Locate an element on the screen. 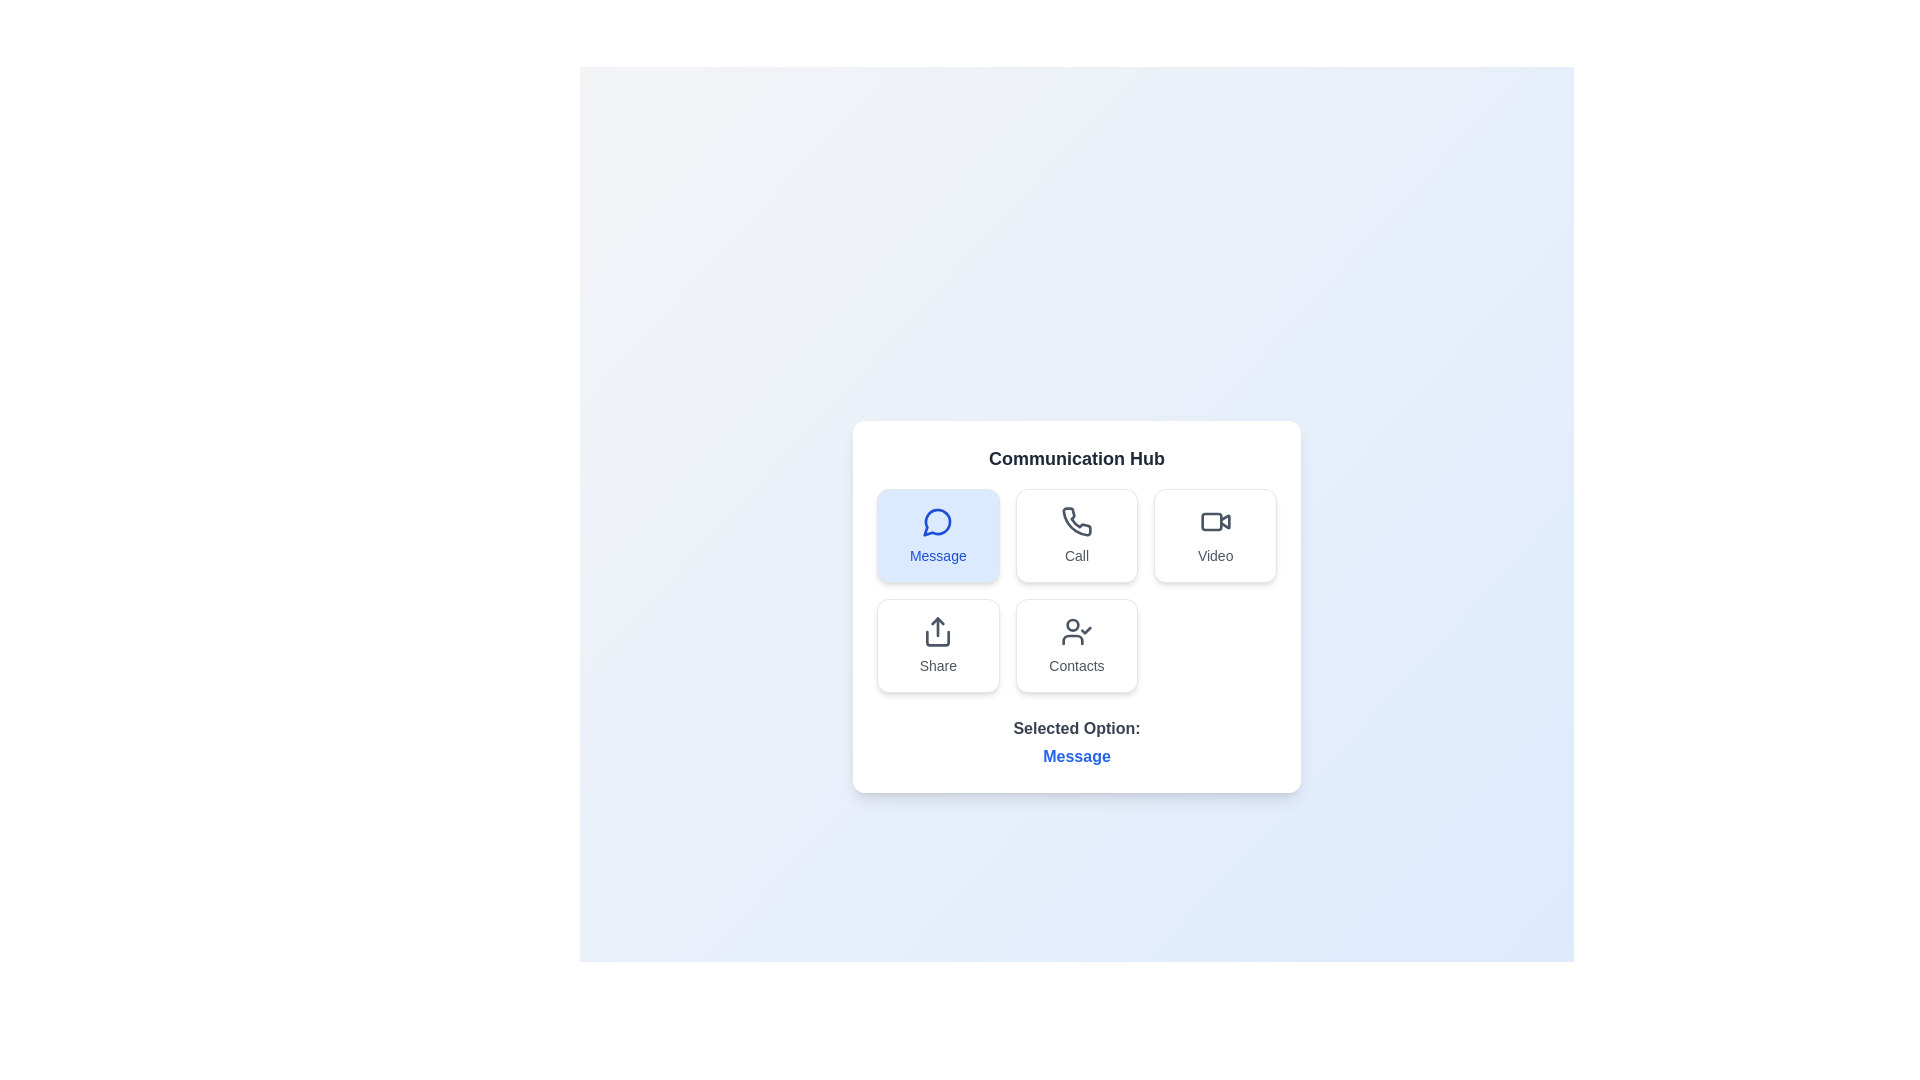 The image size is (1920, 1080). the option Video in the Communication Hub is located at coordinates (1214, 535).